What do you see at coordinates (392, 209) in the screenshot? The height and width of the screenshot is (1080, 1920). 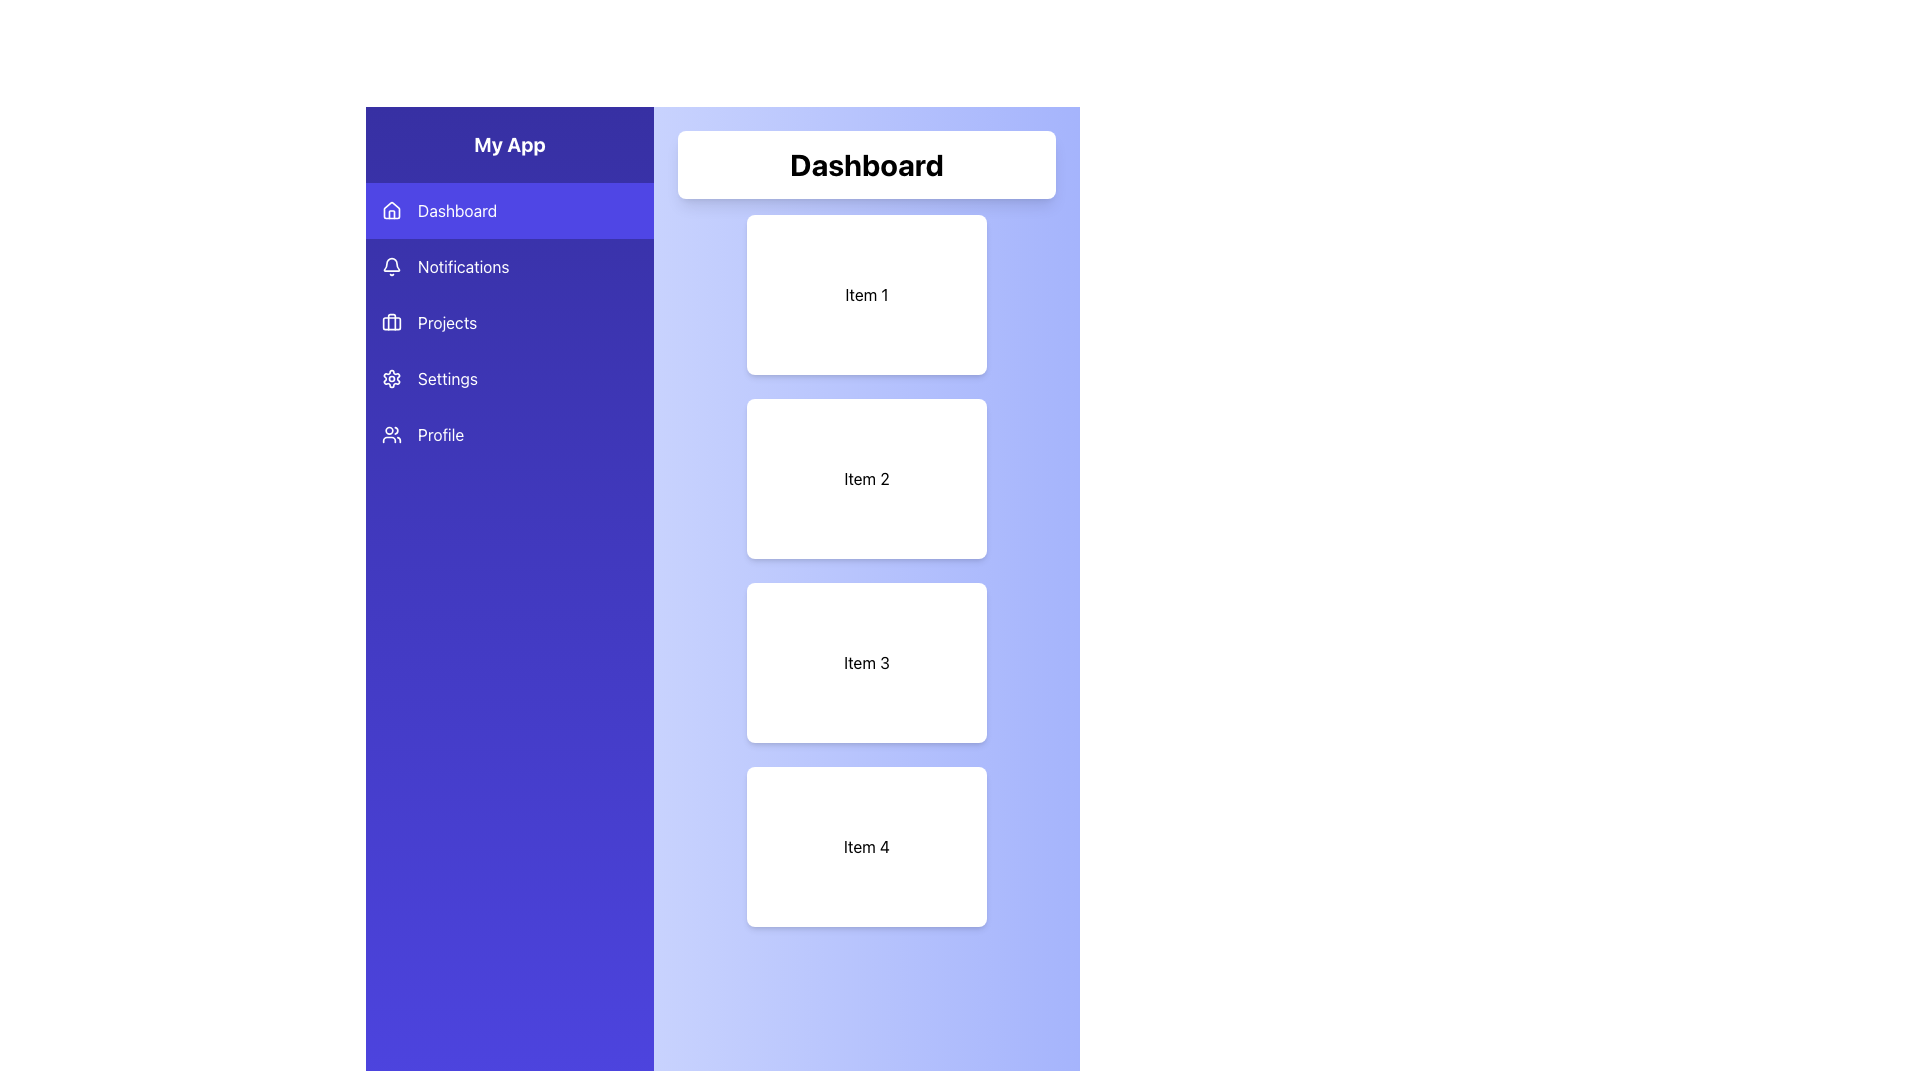 I see `the 'Dashboard' icon located on the left navigation bar, positioned next to the 'Dashboard' label` at bounding box center [392, 209].